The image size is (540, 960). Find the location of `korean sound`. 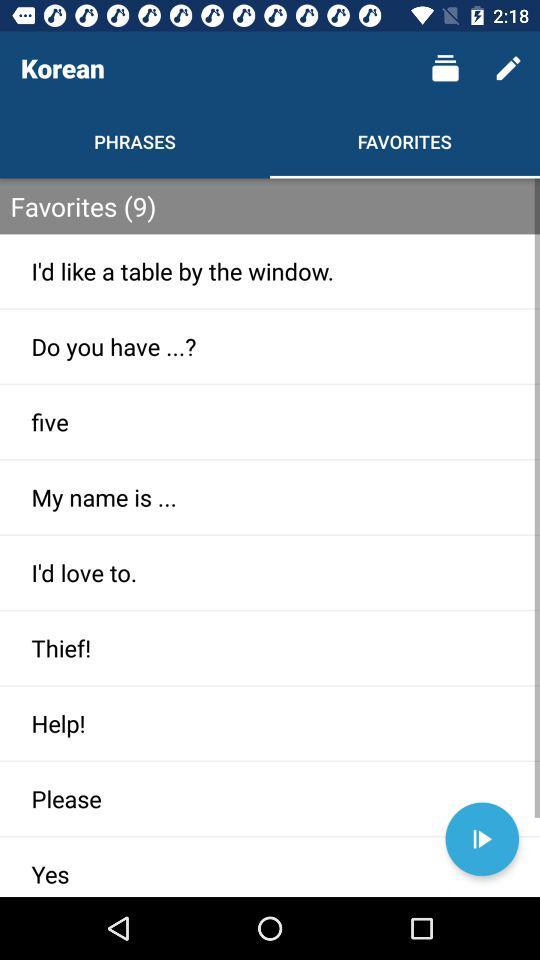

korean sound is located at coordinates (481, 839).